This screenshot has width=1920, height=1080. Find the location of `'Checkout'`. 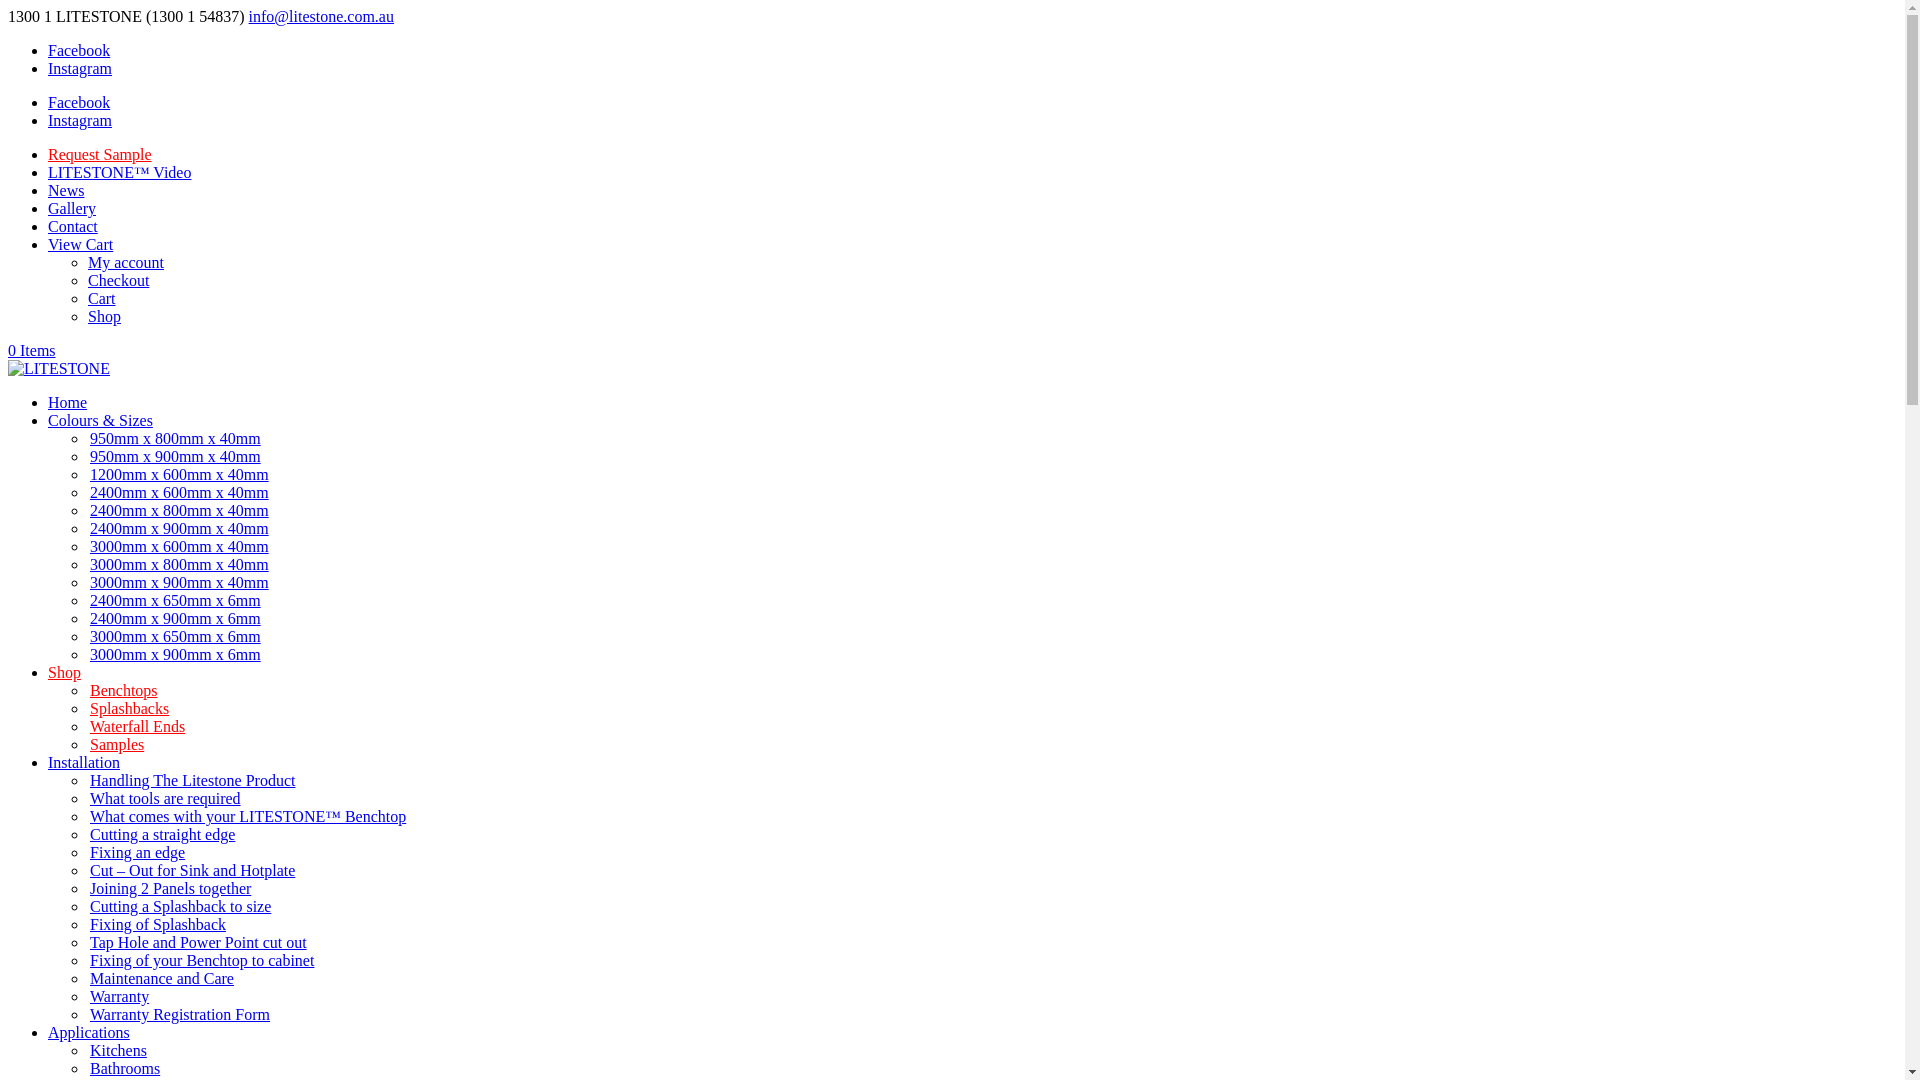

'Checkout' is located at coordinates (86, 280).